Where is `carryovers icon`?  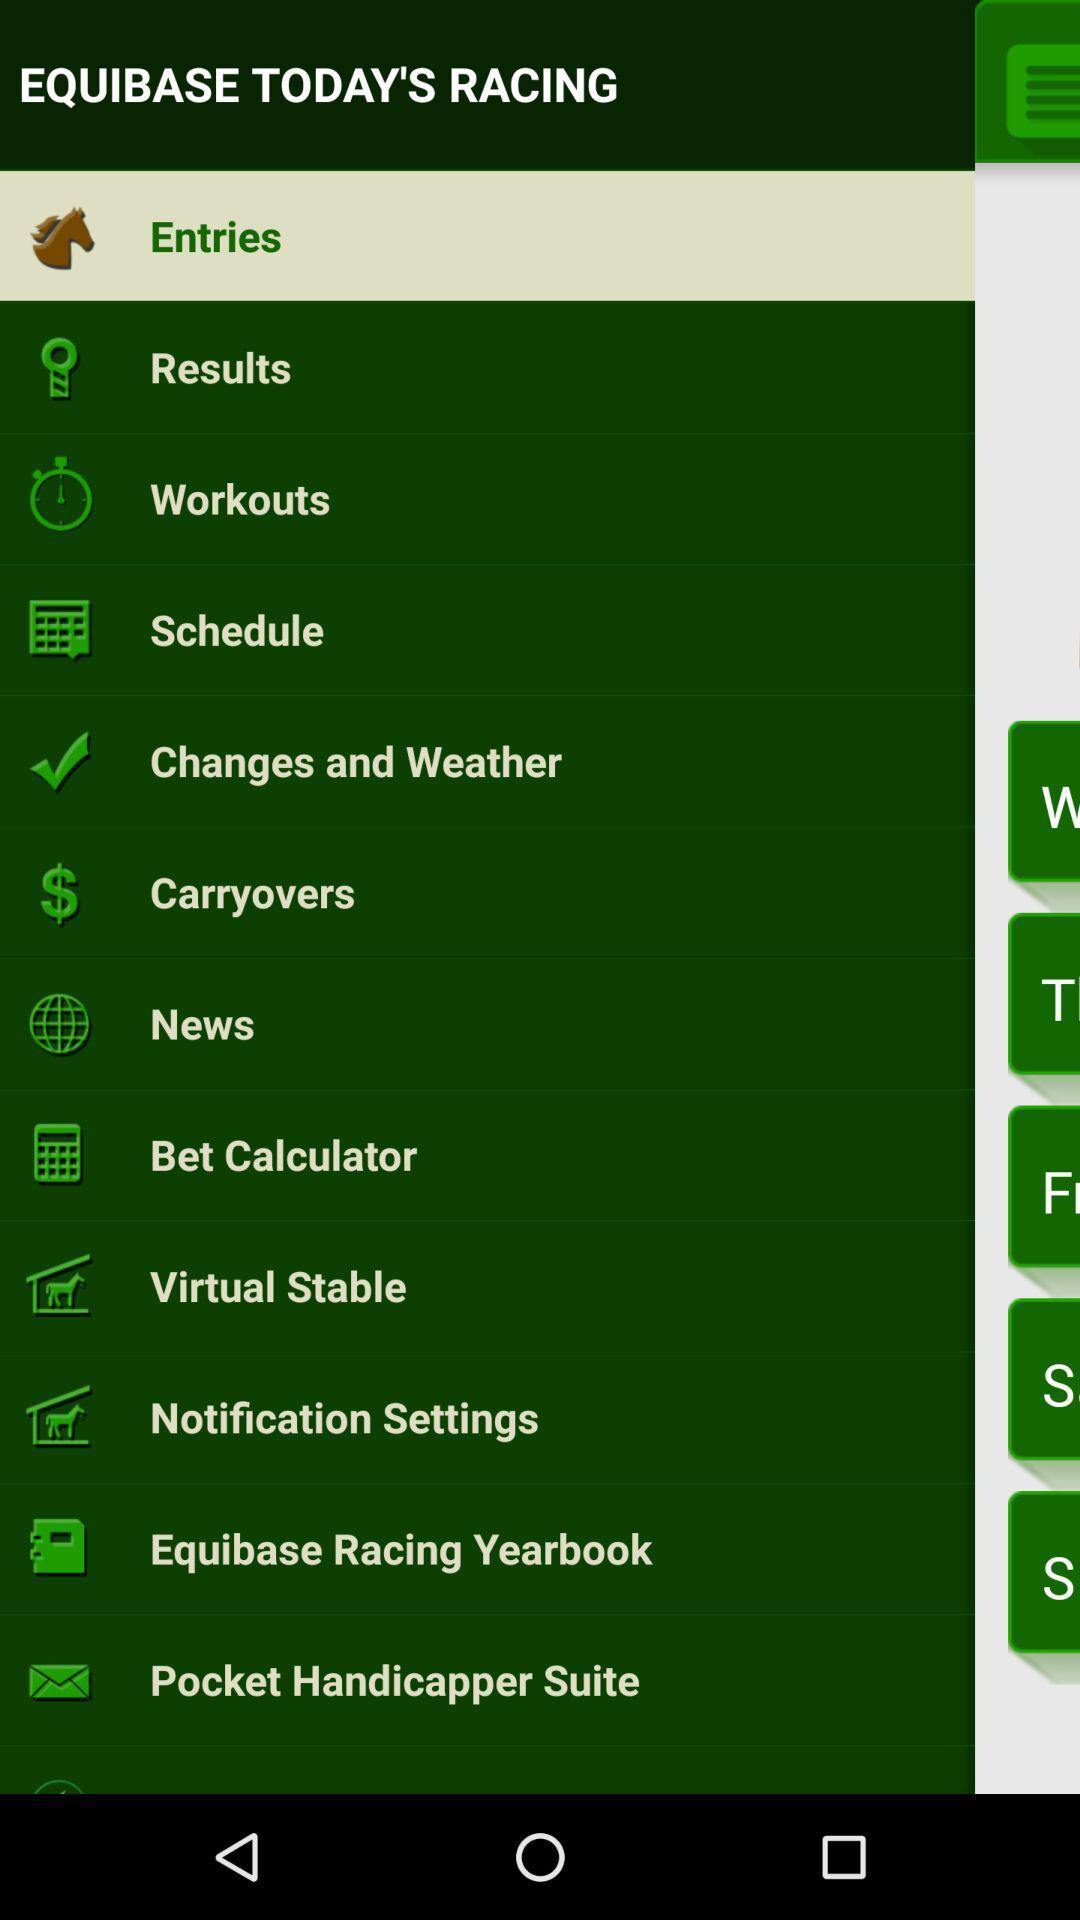 carryovers icon is located at coordinates (251, 890).